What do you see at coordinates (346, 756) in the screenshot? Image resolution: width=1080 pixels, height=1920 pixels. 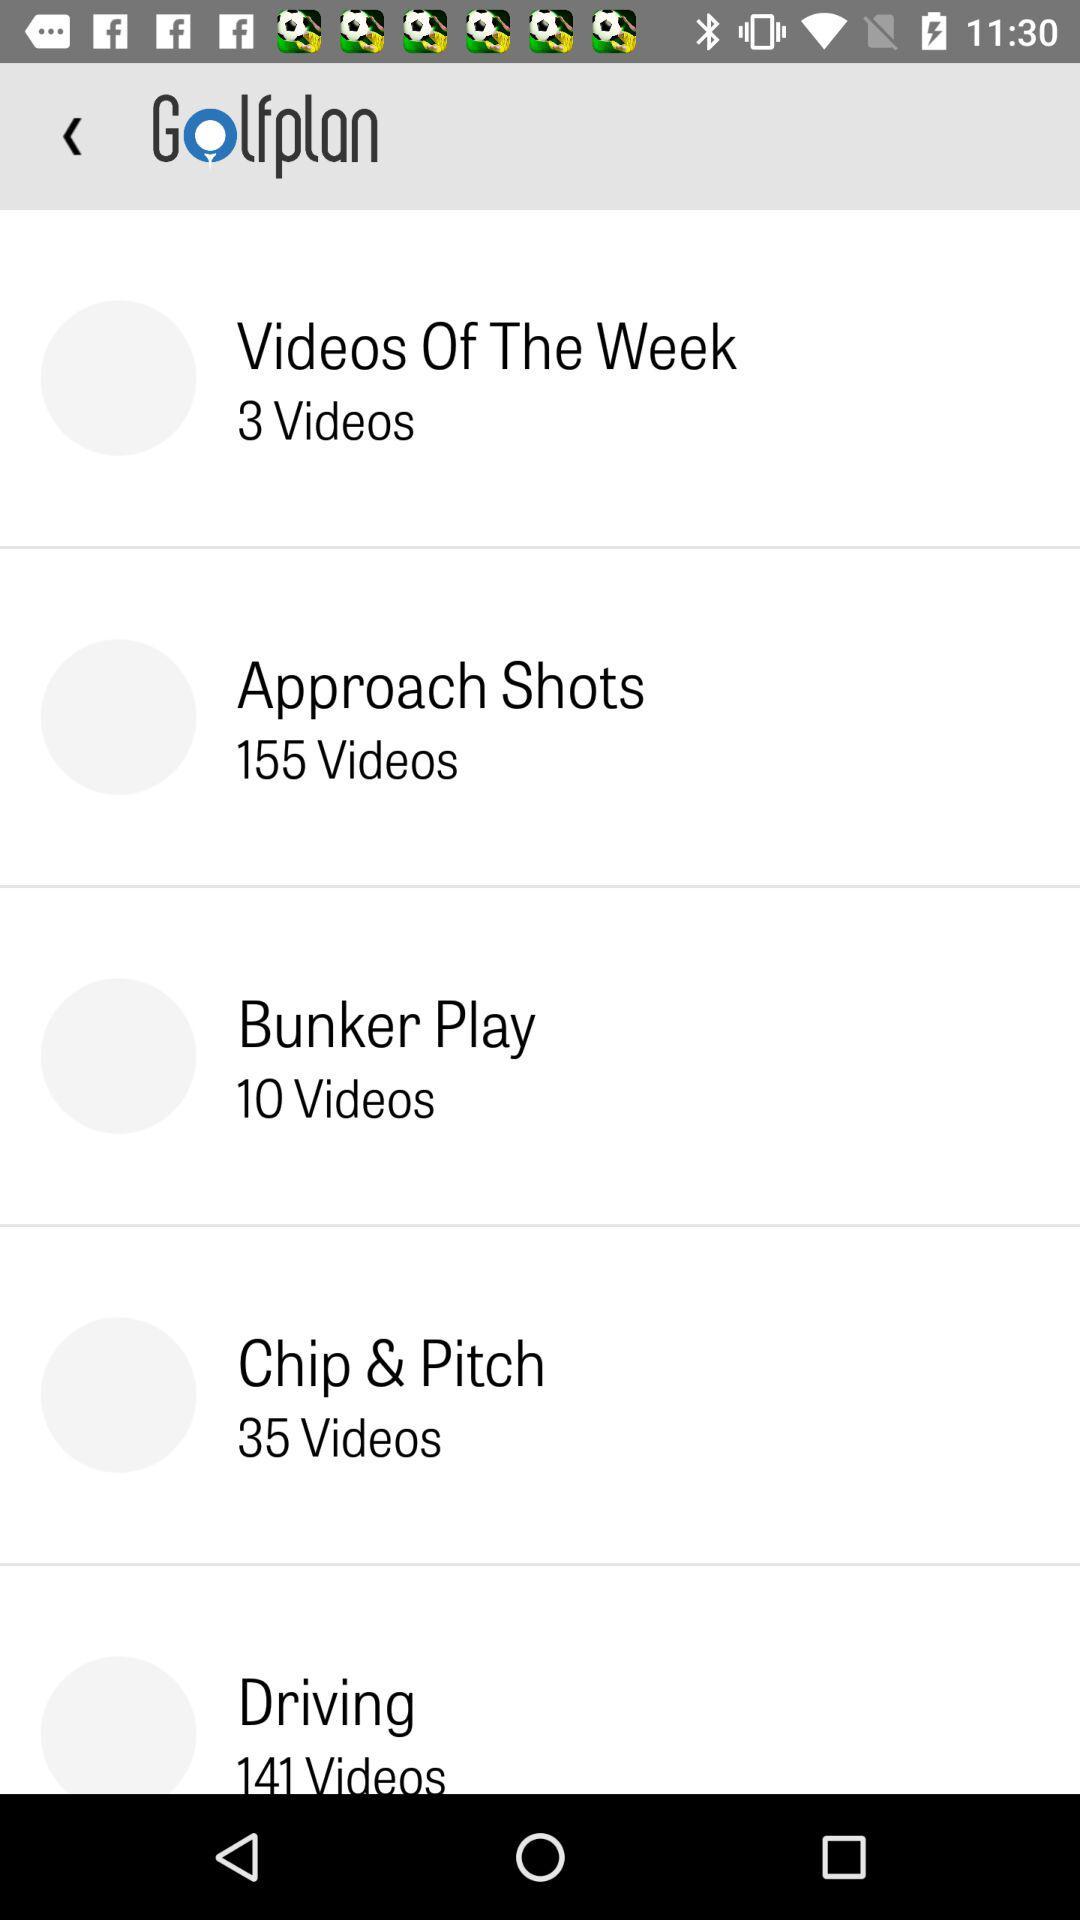 I see `the icon above the bunker play` at bounding box center [346, 756].